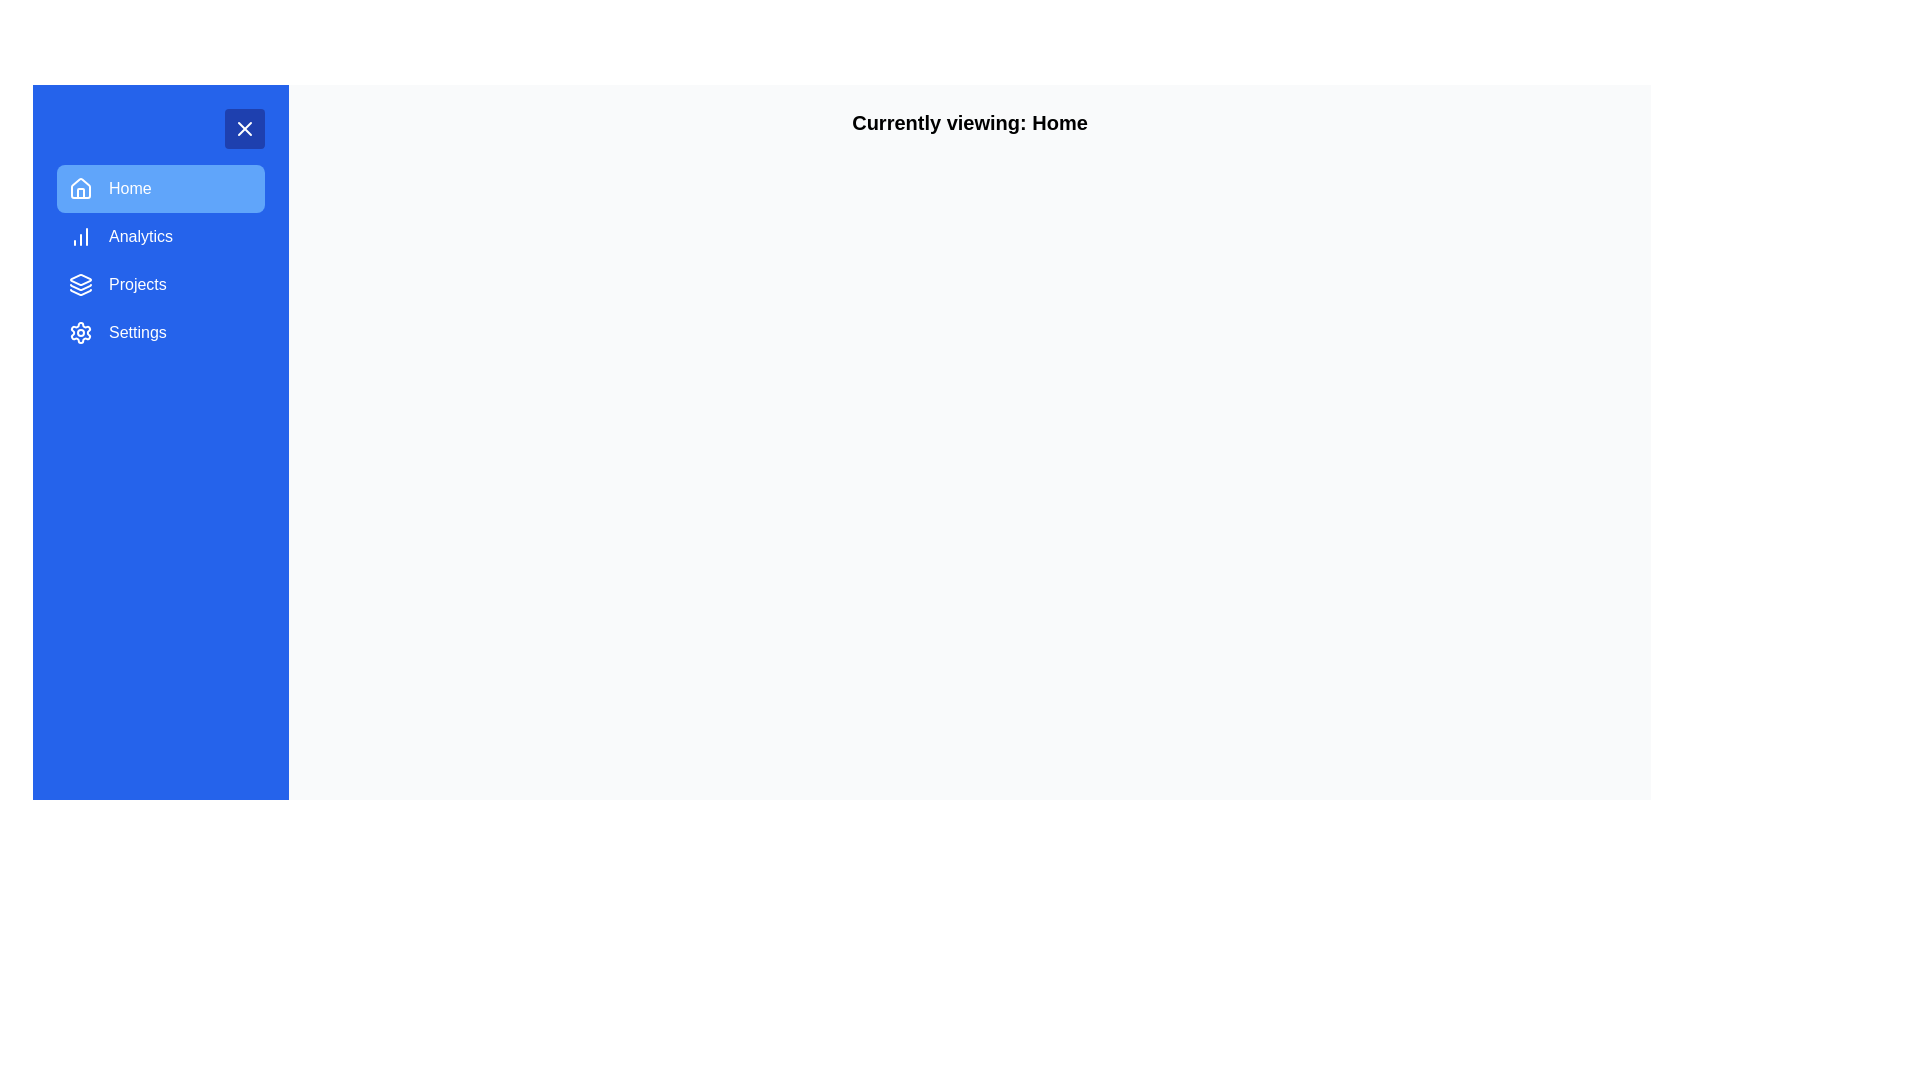 This screenshot has height=1080, width=1920. What do you see at coordinates (80, 287) in the screenshot?
I see `the middle layer of the stacked icon representing the 'Projects' menu option` at bounding box center [80, 287].